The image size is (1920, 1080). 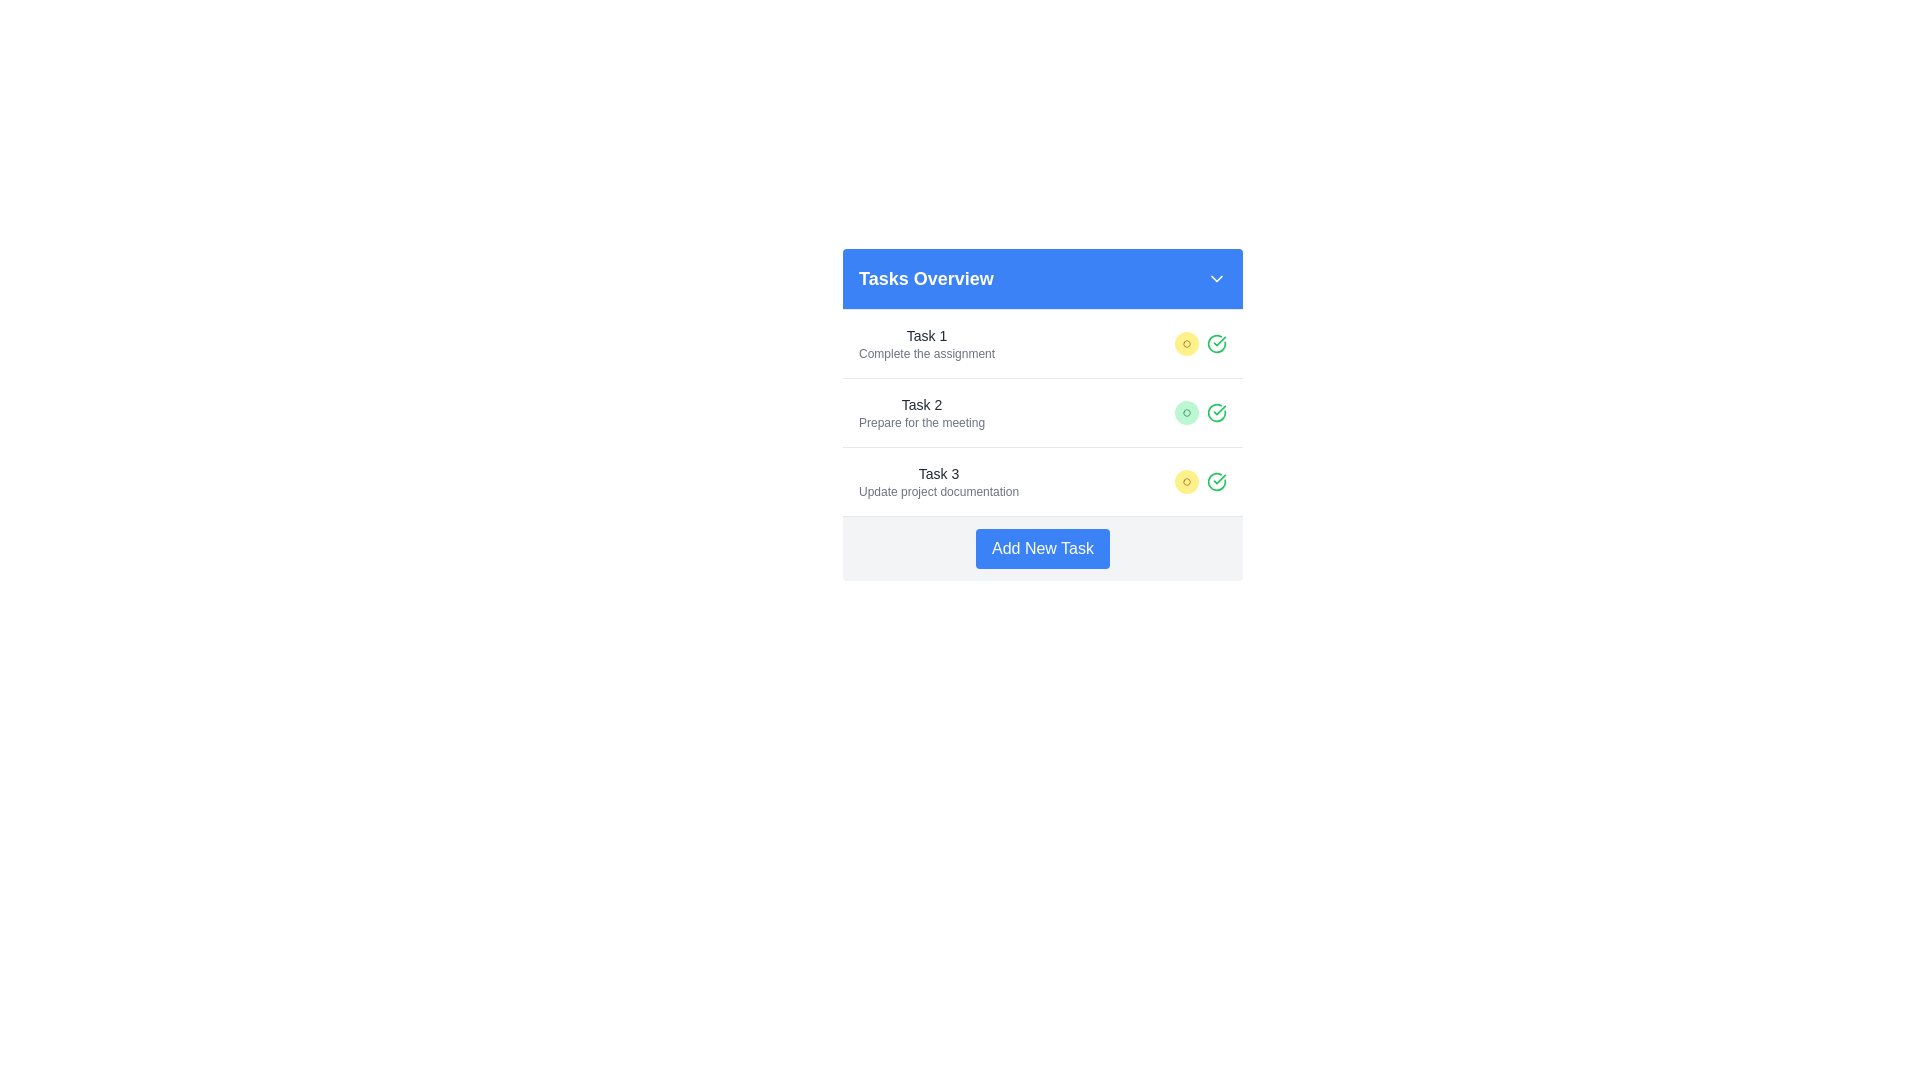 I want to click on the Text Label that provides additional context for 'Task 3' located in the lower portion of the task list panel, aligned center-left under the 'Tasks Overview' header, so click(x=938, y=492).